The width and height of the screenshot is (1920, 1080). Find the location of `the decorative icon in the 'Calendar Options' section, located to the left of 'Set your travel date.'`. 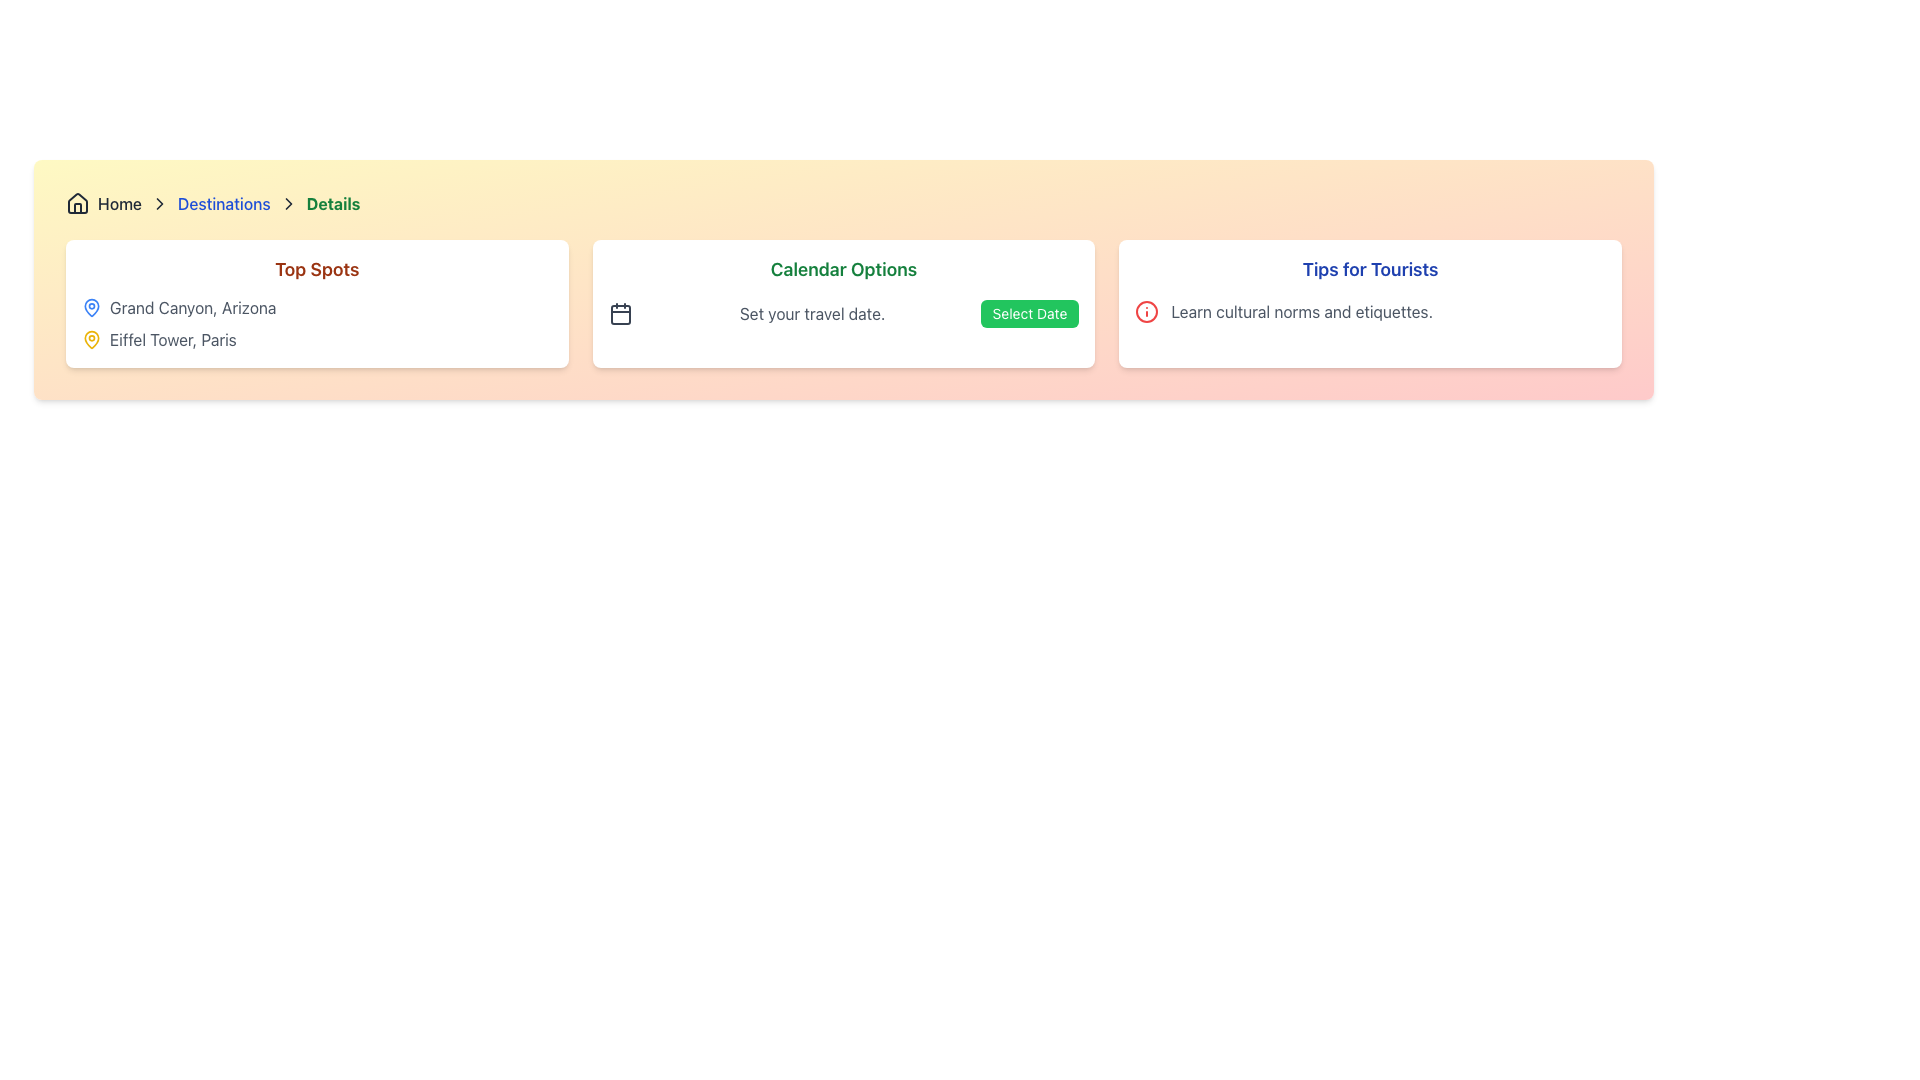

the decorative icon in the 'Calendar Options' section, located to the left of 'Set your travel date.' is located at coordinates (619, 313).